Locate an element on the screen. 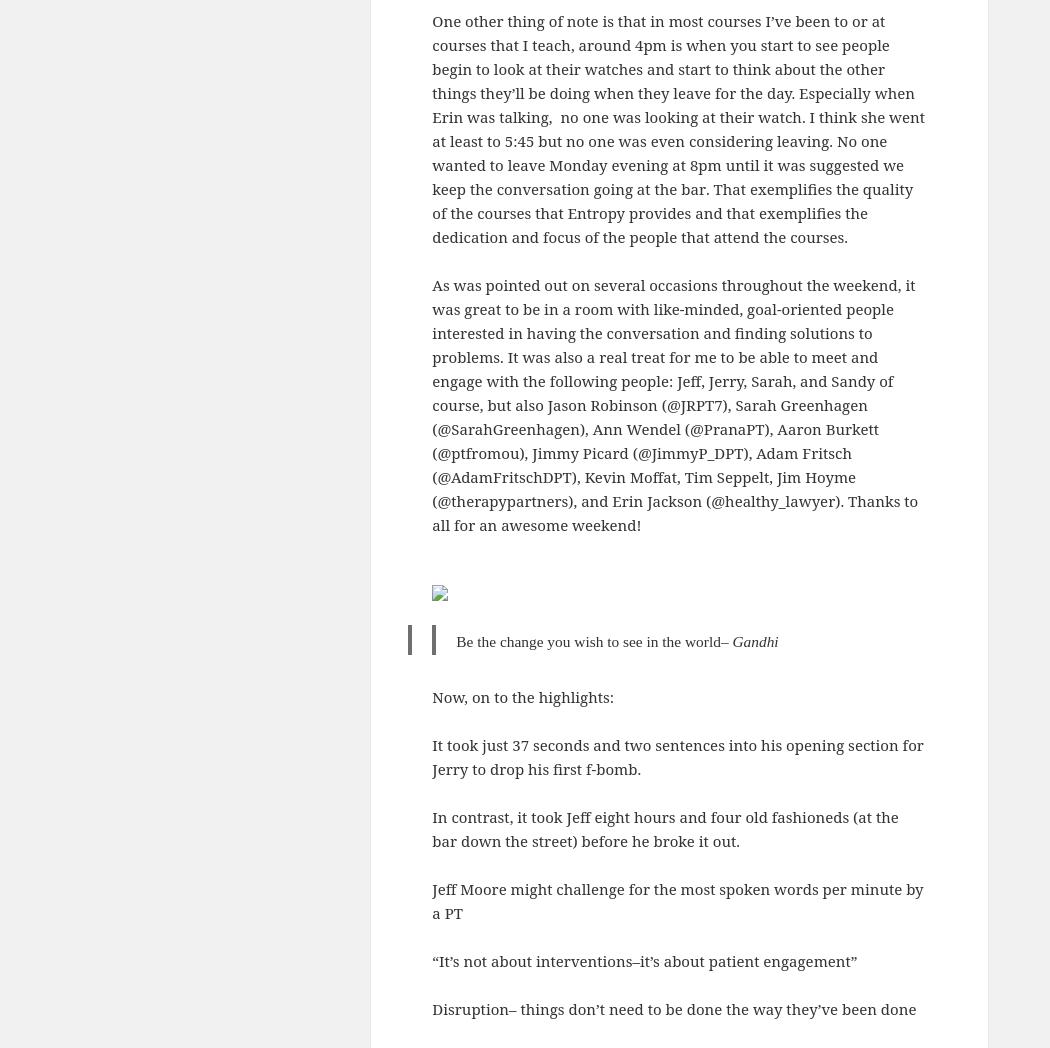 Image resolution: width=1050 pixels, height=1048 pixels. 'Be the change you wish to see in the world–' is located at coordinates (592, 639).